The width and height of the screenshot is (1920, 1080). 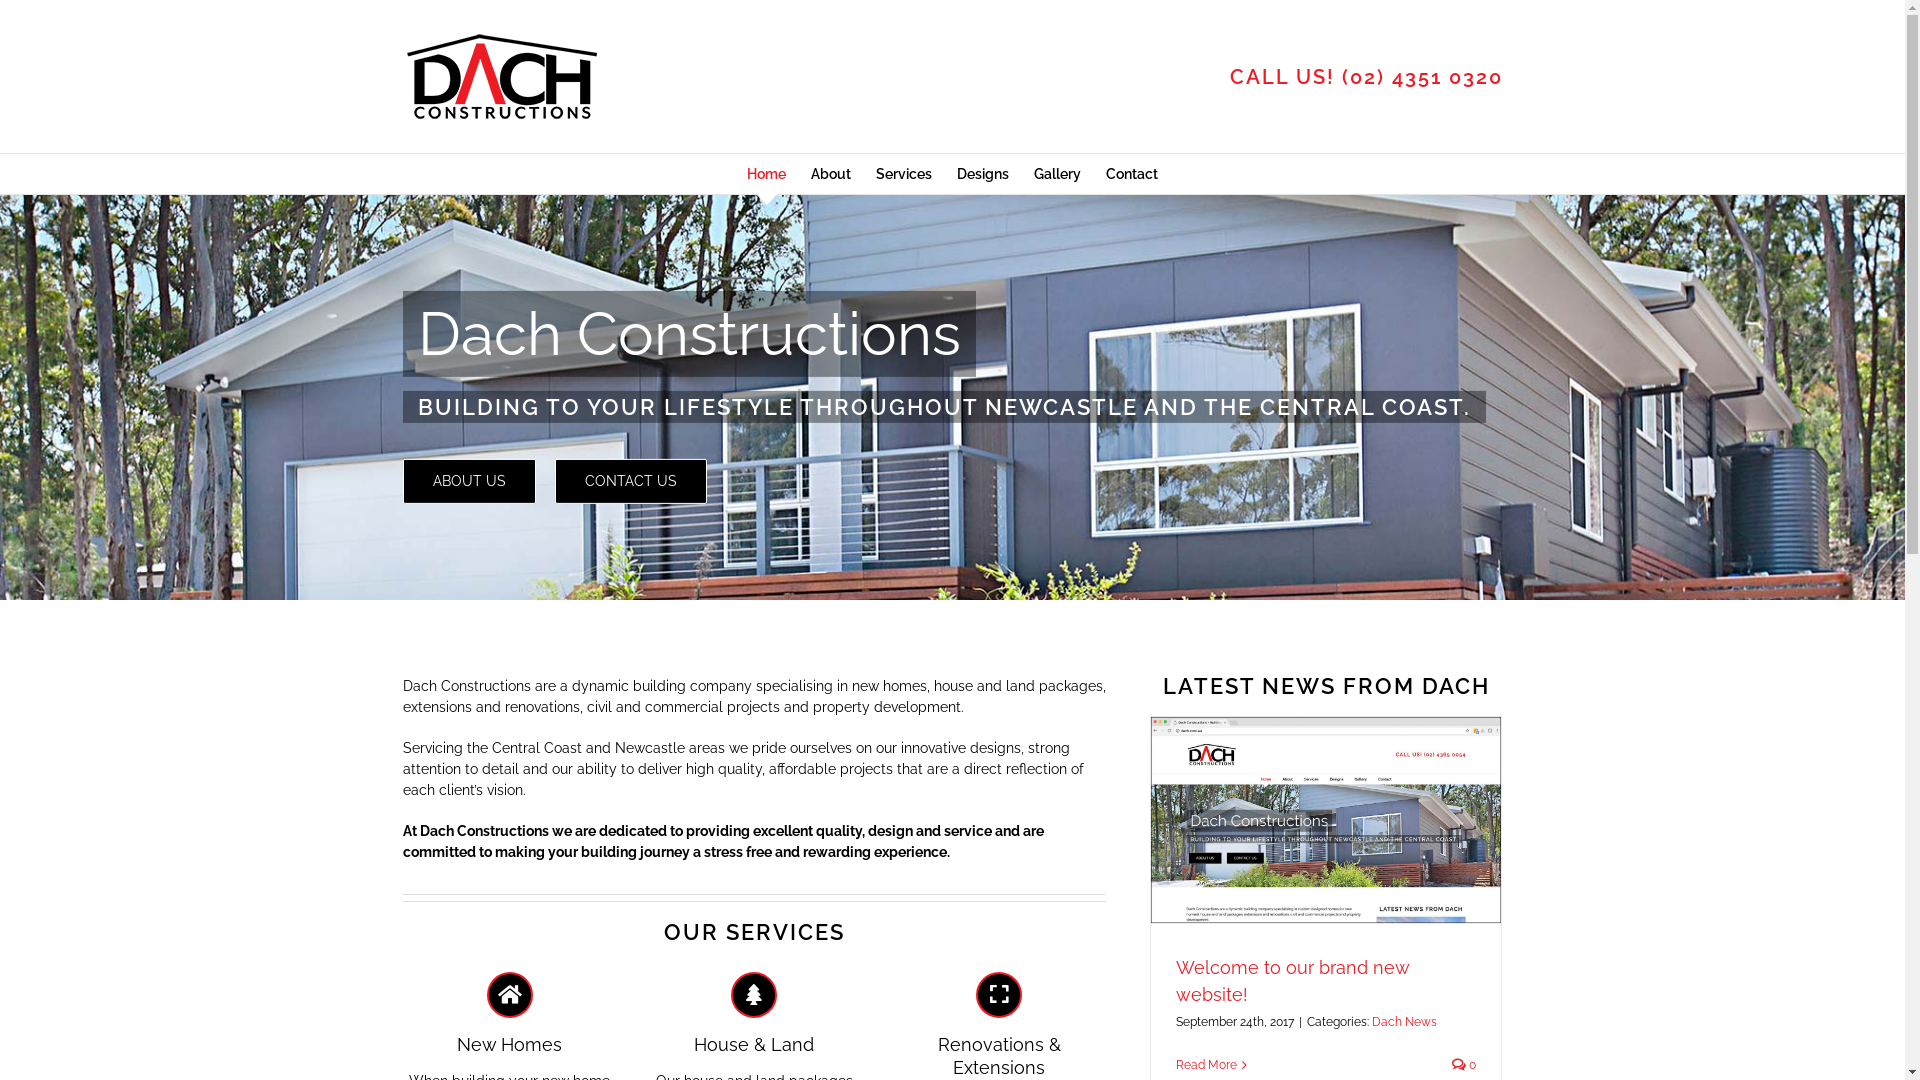 What do you see at coordinates (1403, 1022) in the screenshot?
I see `'Dach News'` at bounding box center [1403, 1022].